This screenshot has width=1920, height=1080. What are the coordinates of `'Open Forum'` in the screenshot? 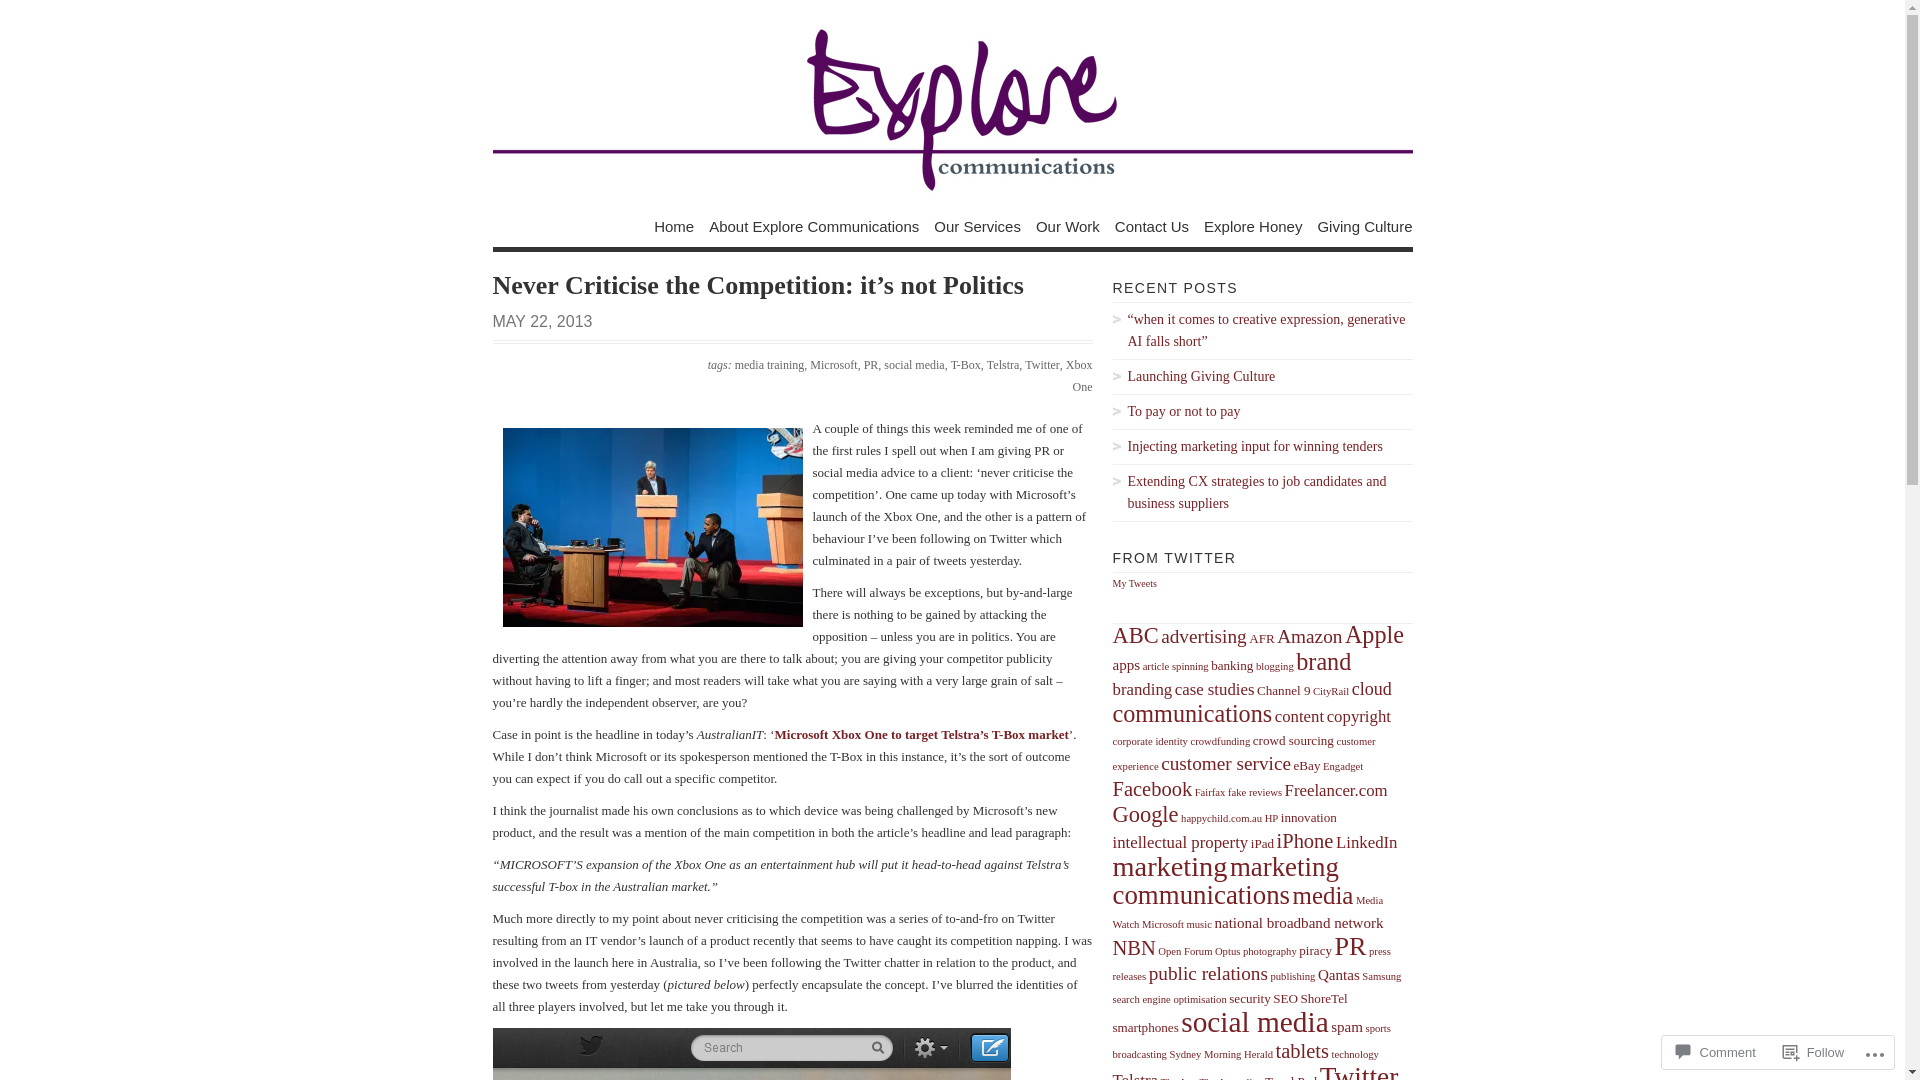 It's located at (1185, 950).